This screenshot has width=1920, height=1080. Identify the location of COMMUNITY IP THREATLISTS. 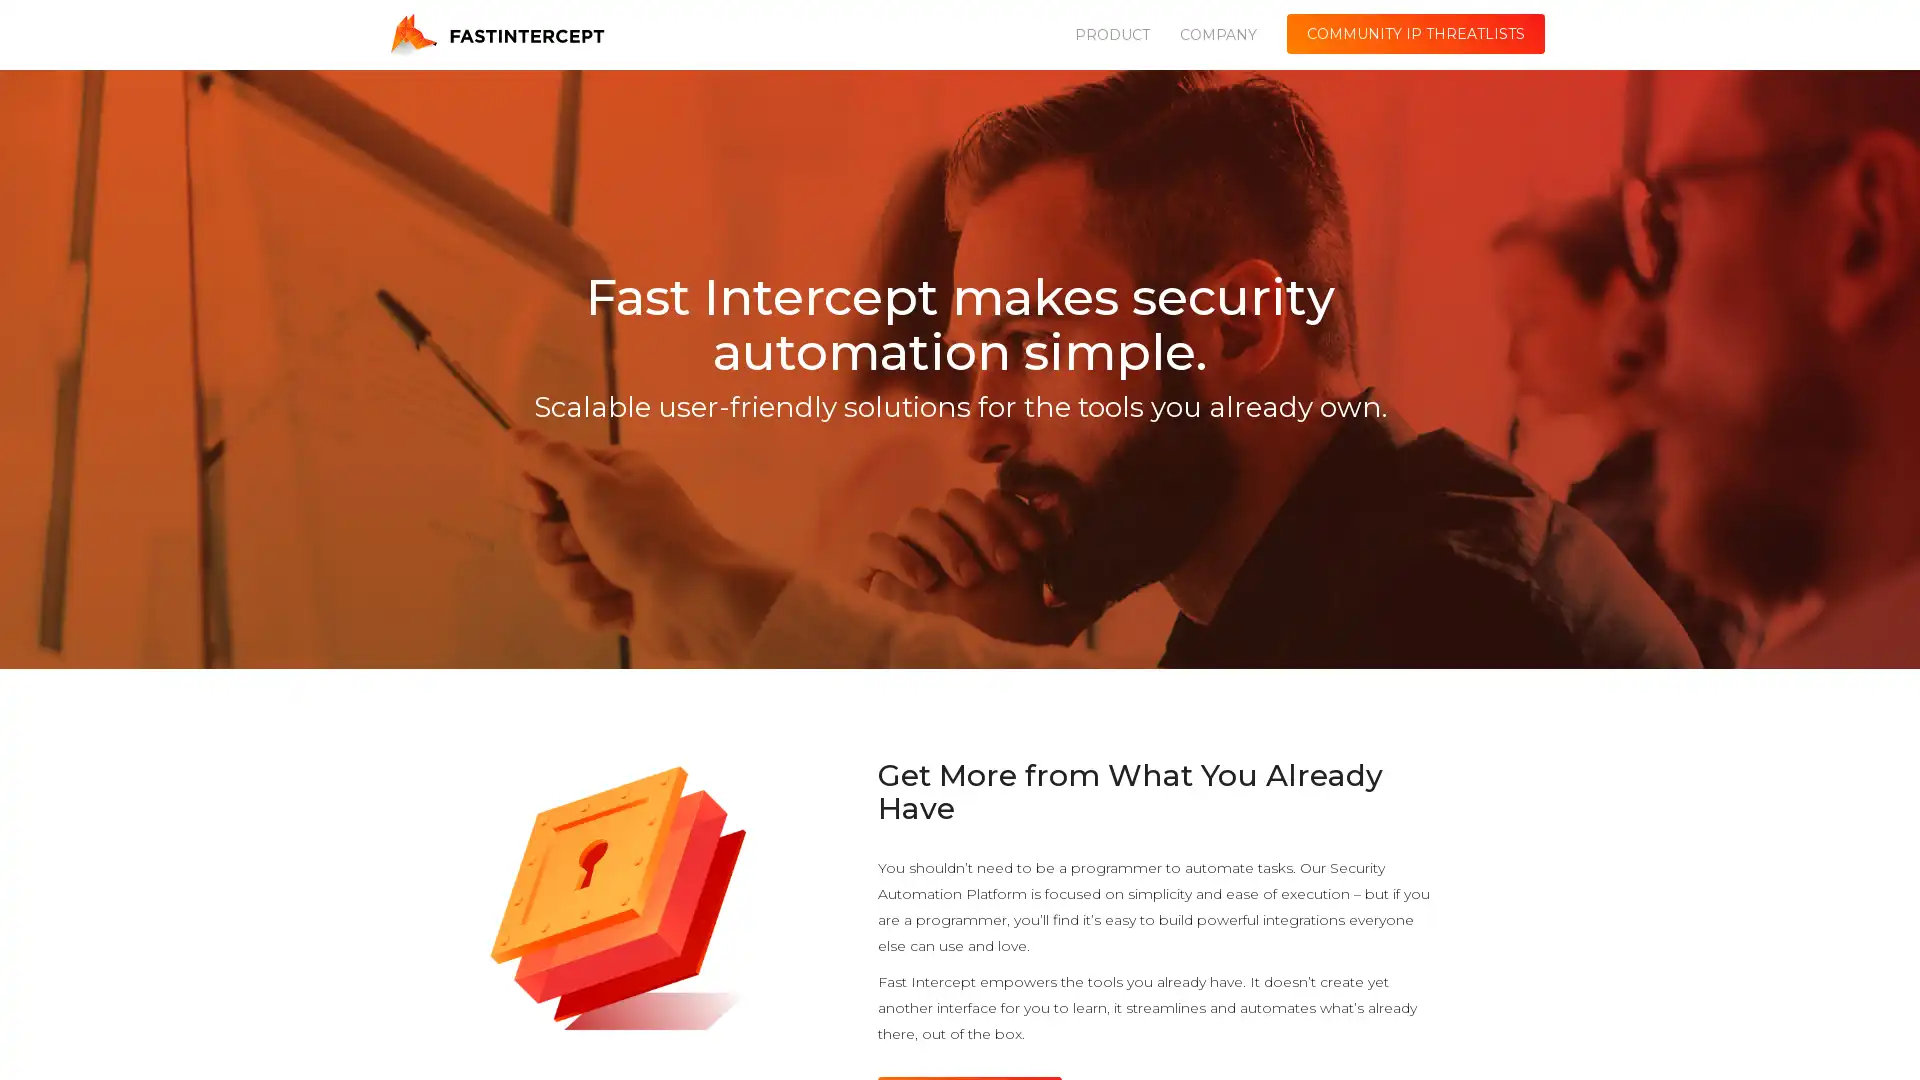
(1415, 34).